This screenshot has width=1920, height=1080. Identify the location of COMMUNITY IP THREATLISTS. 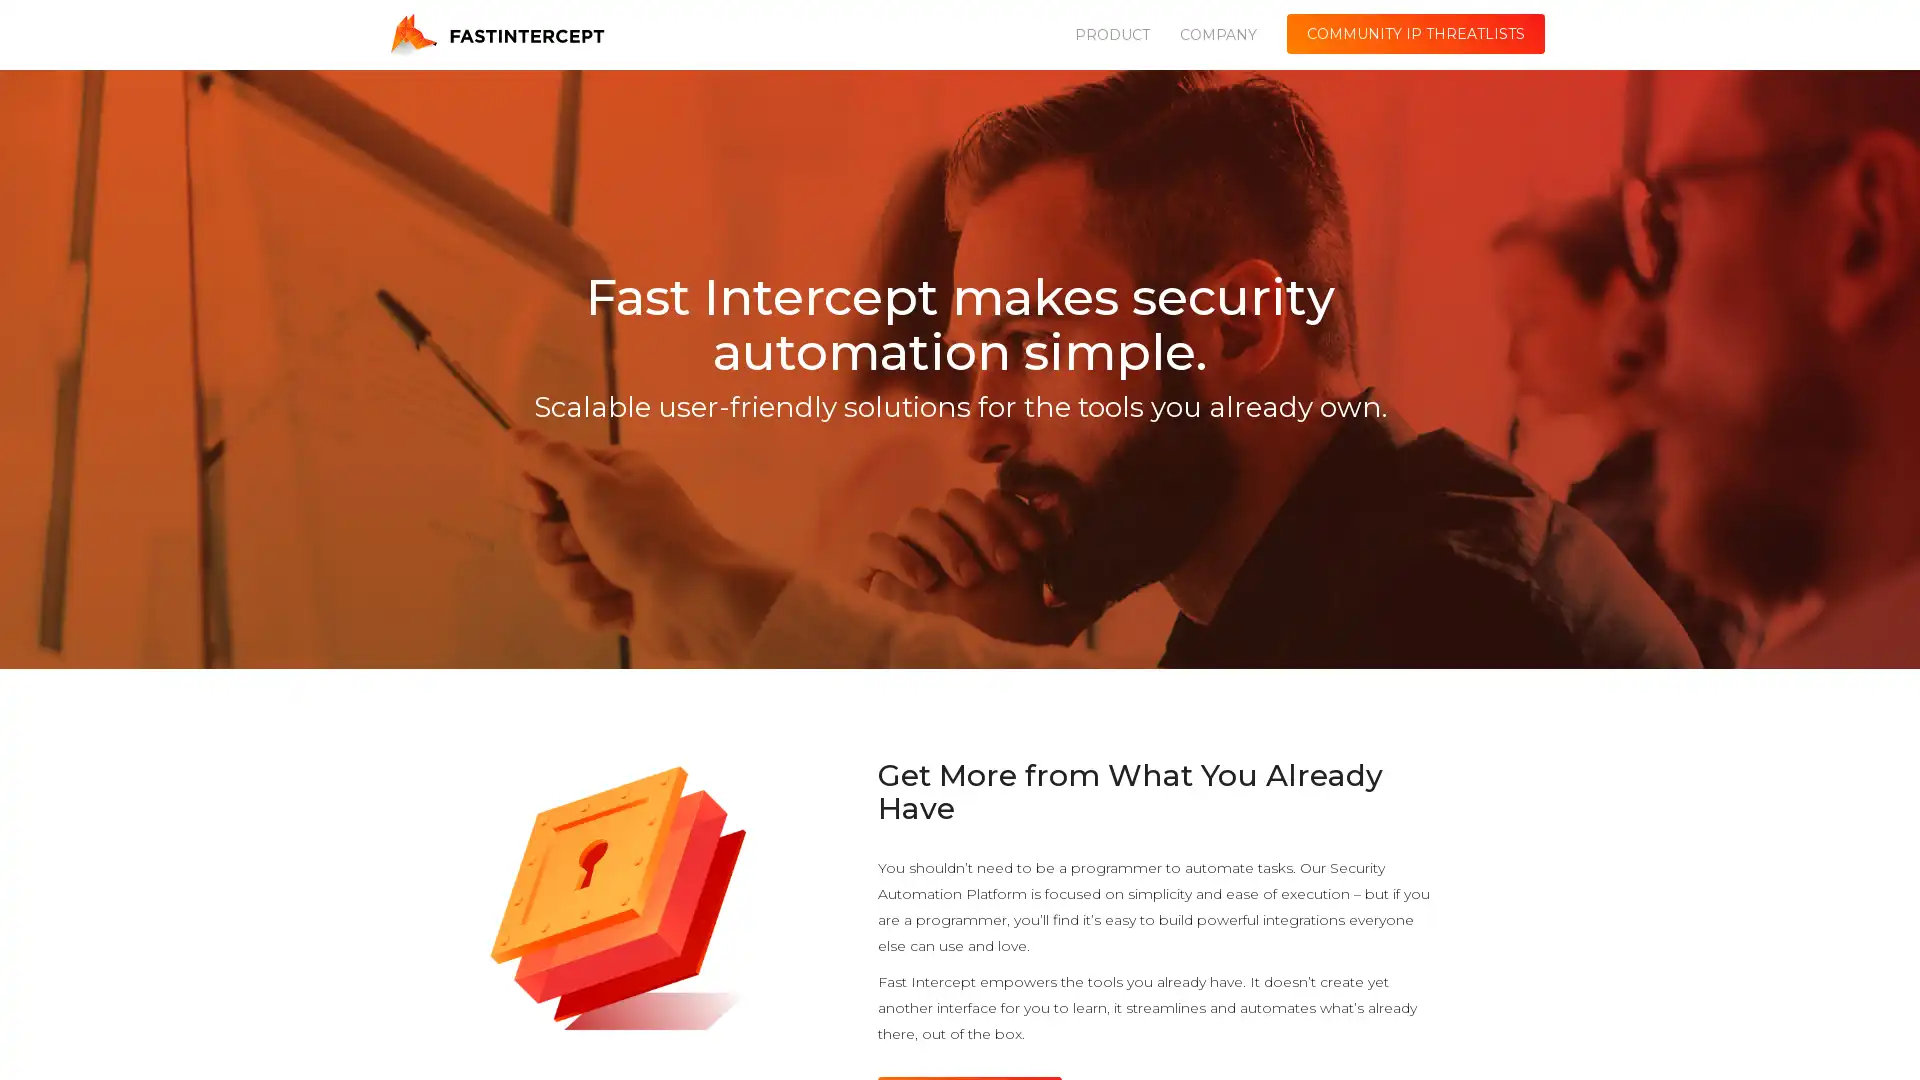
(1415, 34).